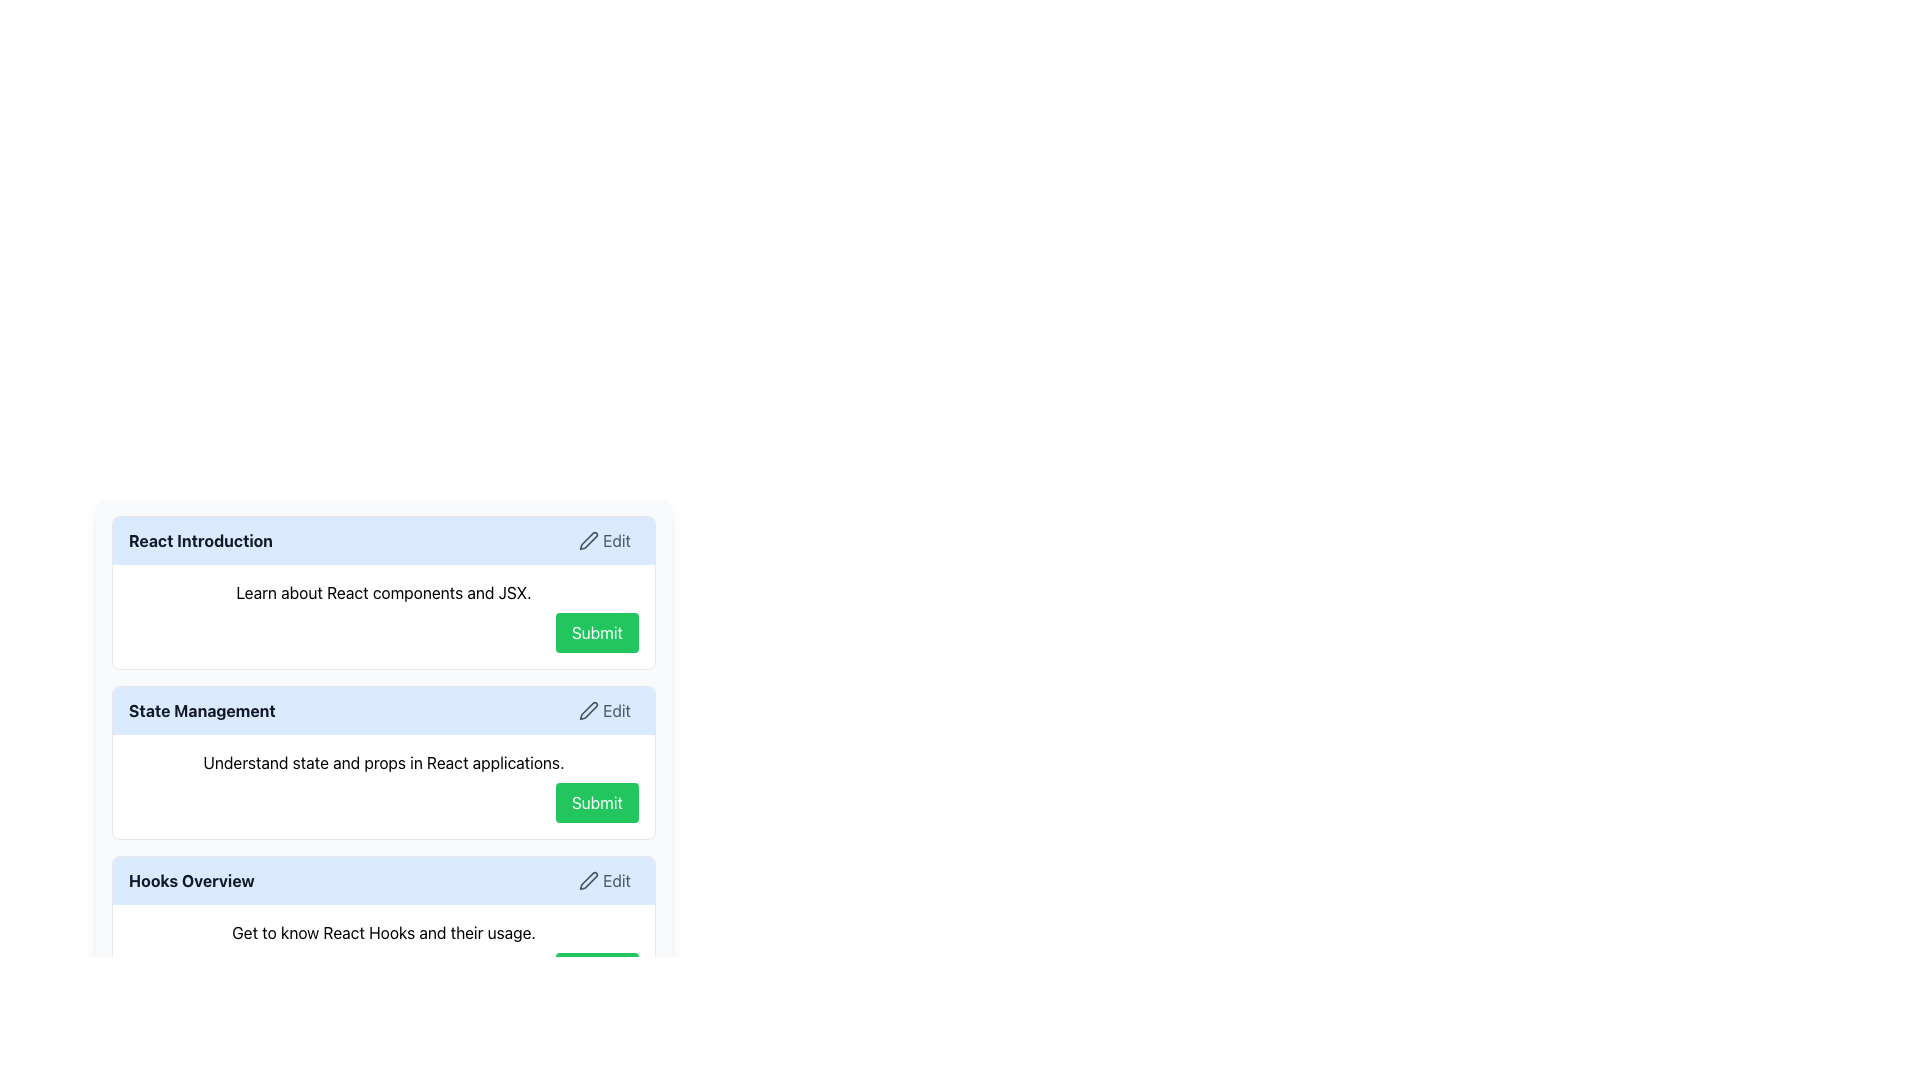 The image size is (1920, 1080). Describe the element at coordinates (384, 801) in the screenshot. I see `the button located at the bottom-right corner of the 'State Management' section` at that location.